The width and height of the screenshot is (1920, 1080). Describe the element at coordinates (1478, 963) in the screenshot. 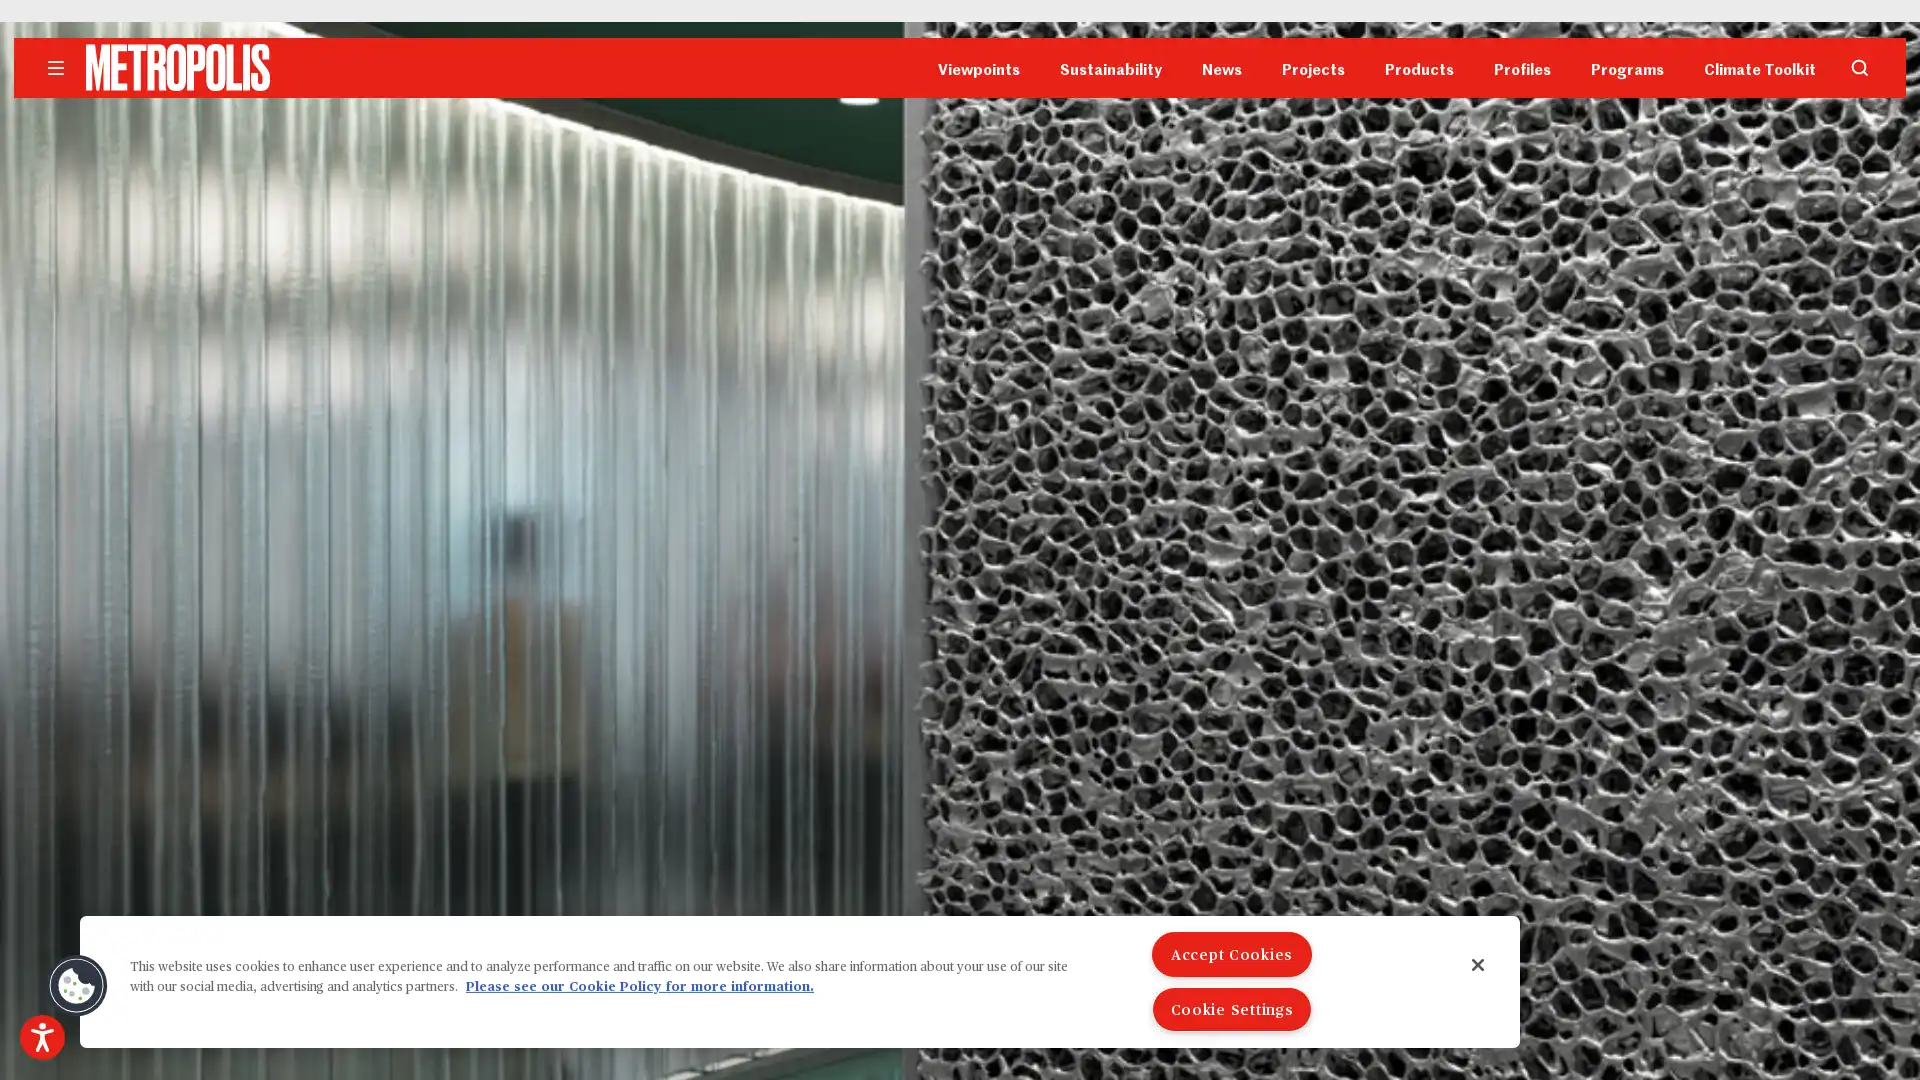

I see `Close` at that location.